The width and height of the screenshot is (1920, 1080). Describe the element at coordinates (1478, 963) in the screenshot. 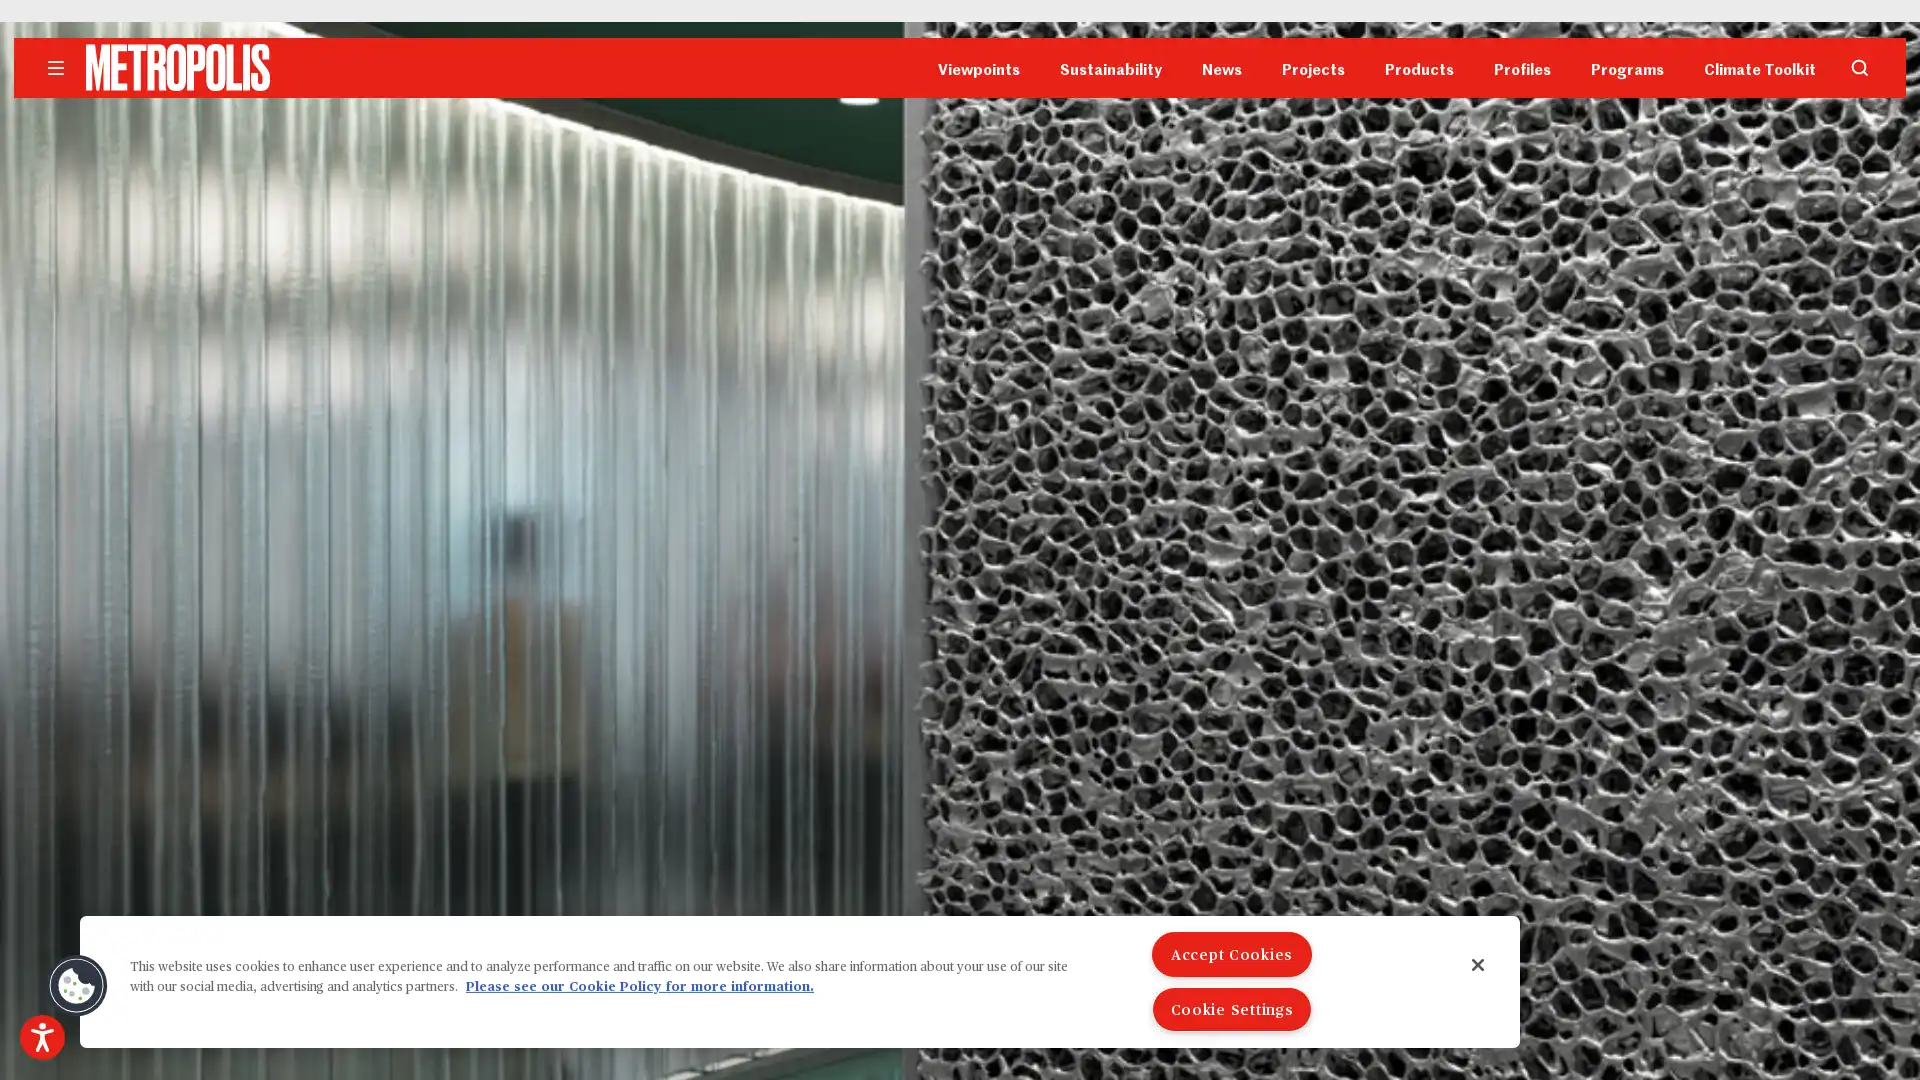

I see `Close` at that location.